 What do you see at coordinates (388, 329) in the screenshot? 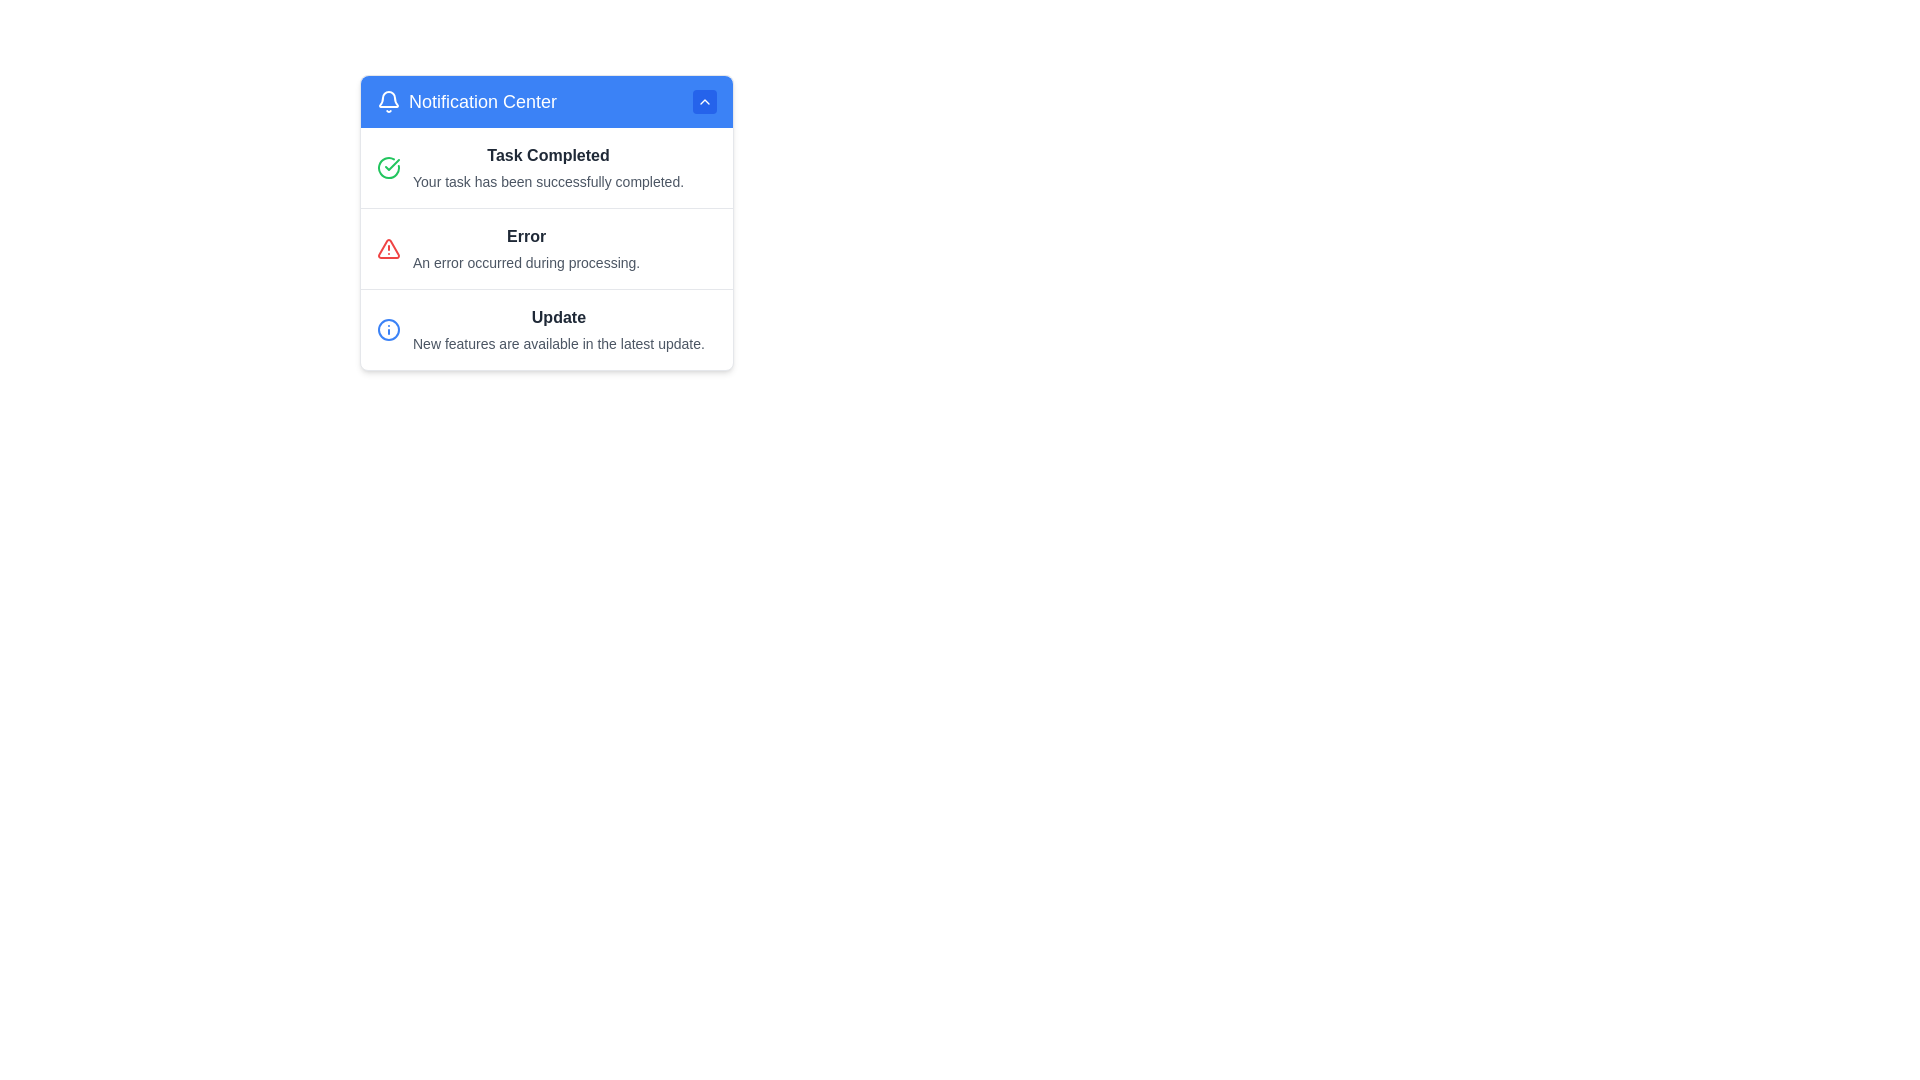
I see `the circular blue information icon located` at bounding box center [388, 329].